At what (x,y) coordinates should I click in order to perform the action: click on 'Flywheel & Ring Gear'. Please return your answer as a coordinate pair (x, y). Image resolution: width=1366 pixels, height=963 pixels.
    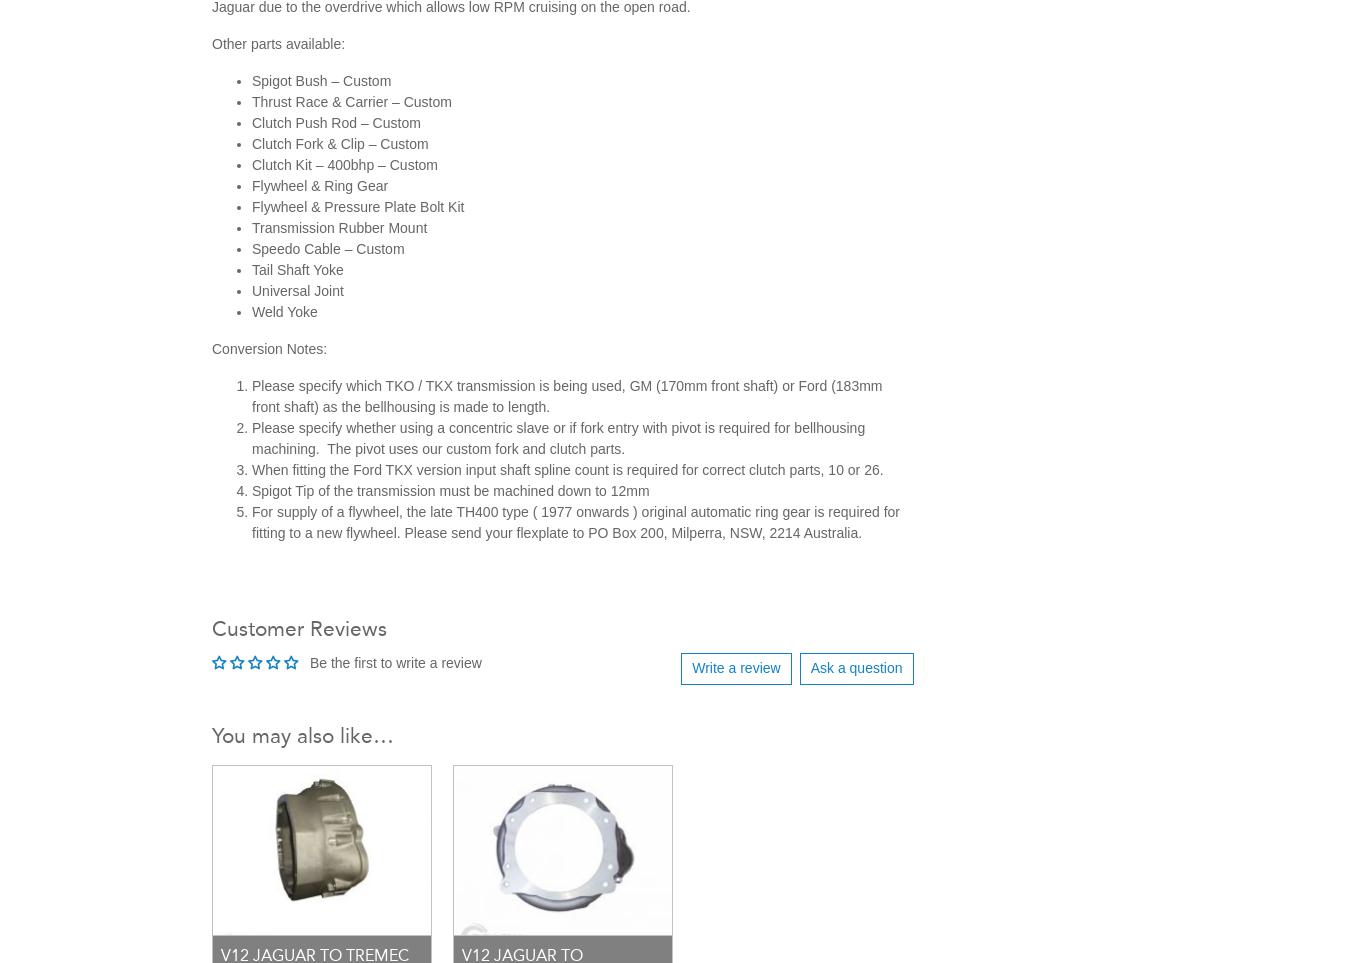
    Looking at the image, I should click on (320, 183).